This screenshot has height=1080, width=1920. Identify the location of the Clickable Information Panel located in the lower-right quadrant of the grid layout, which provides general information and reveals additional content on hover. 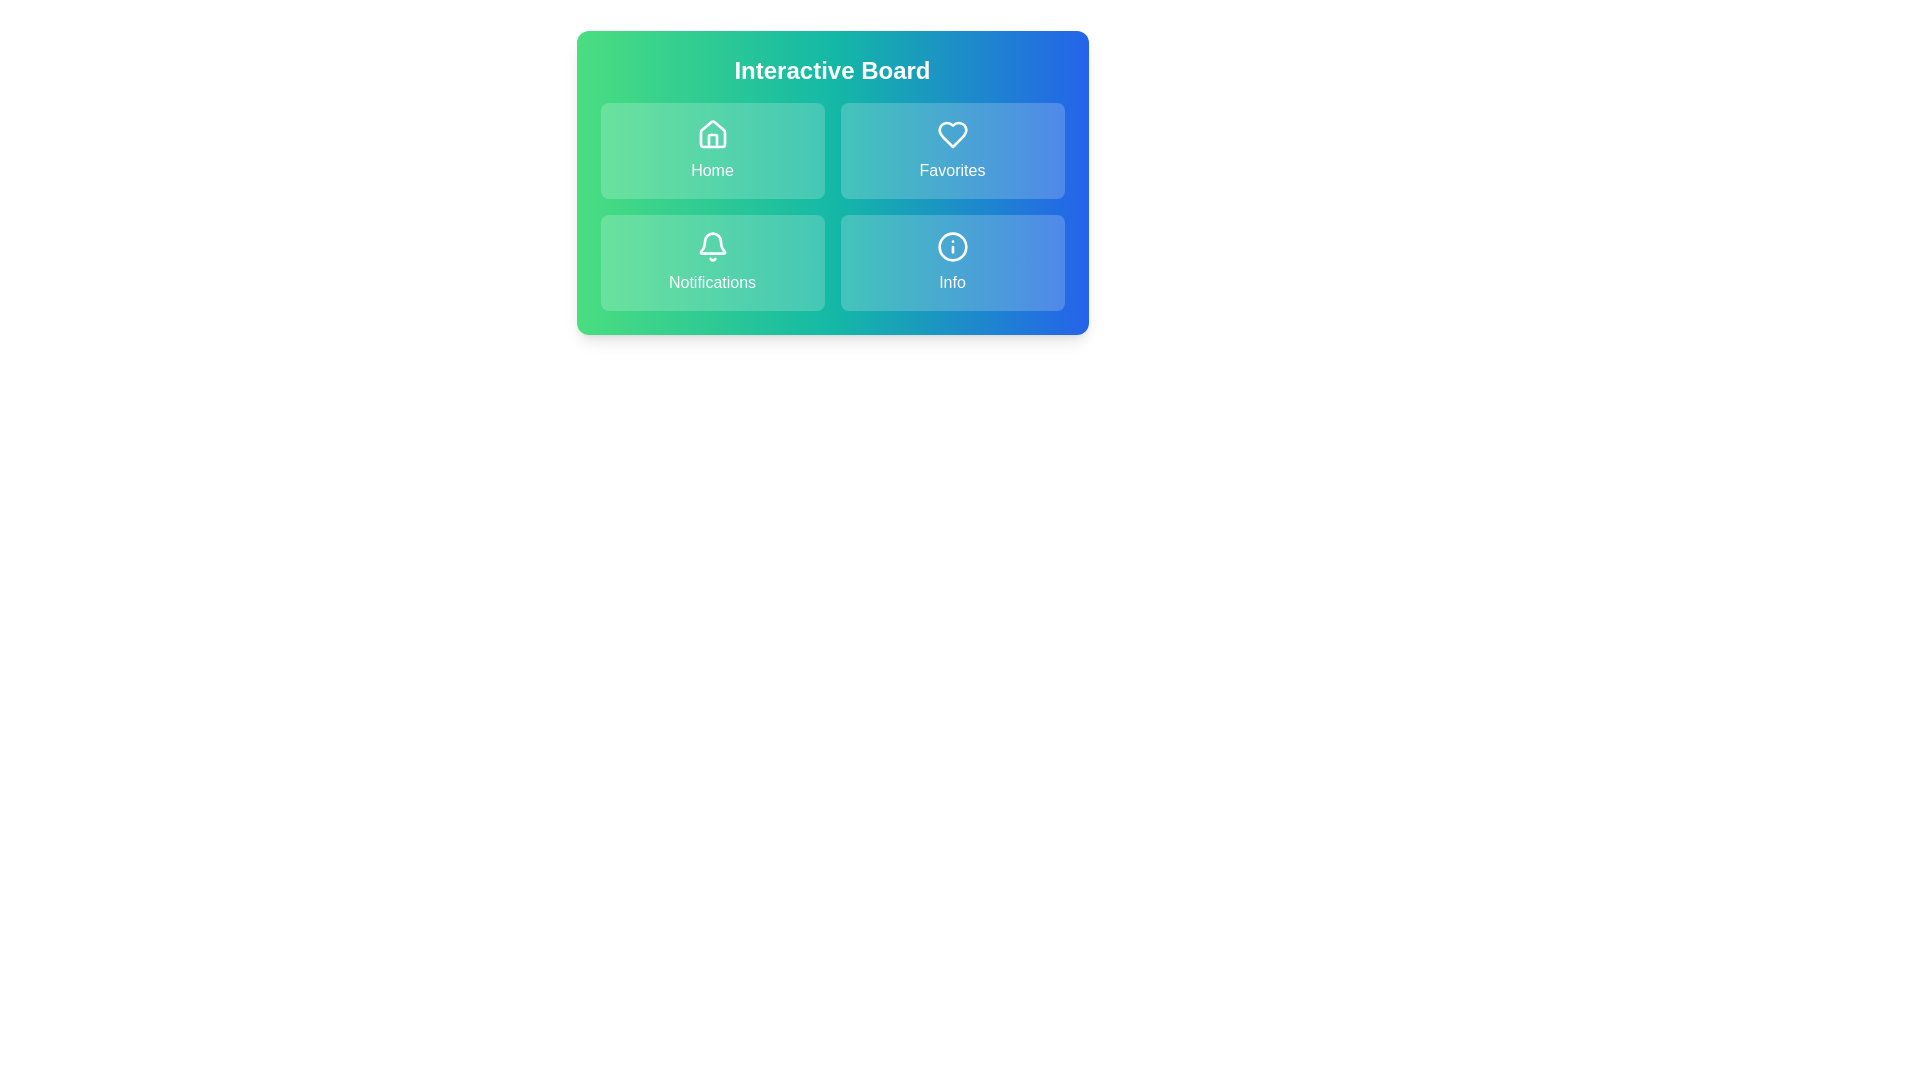
(951, 261).